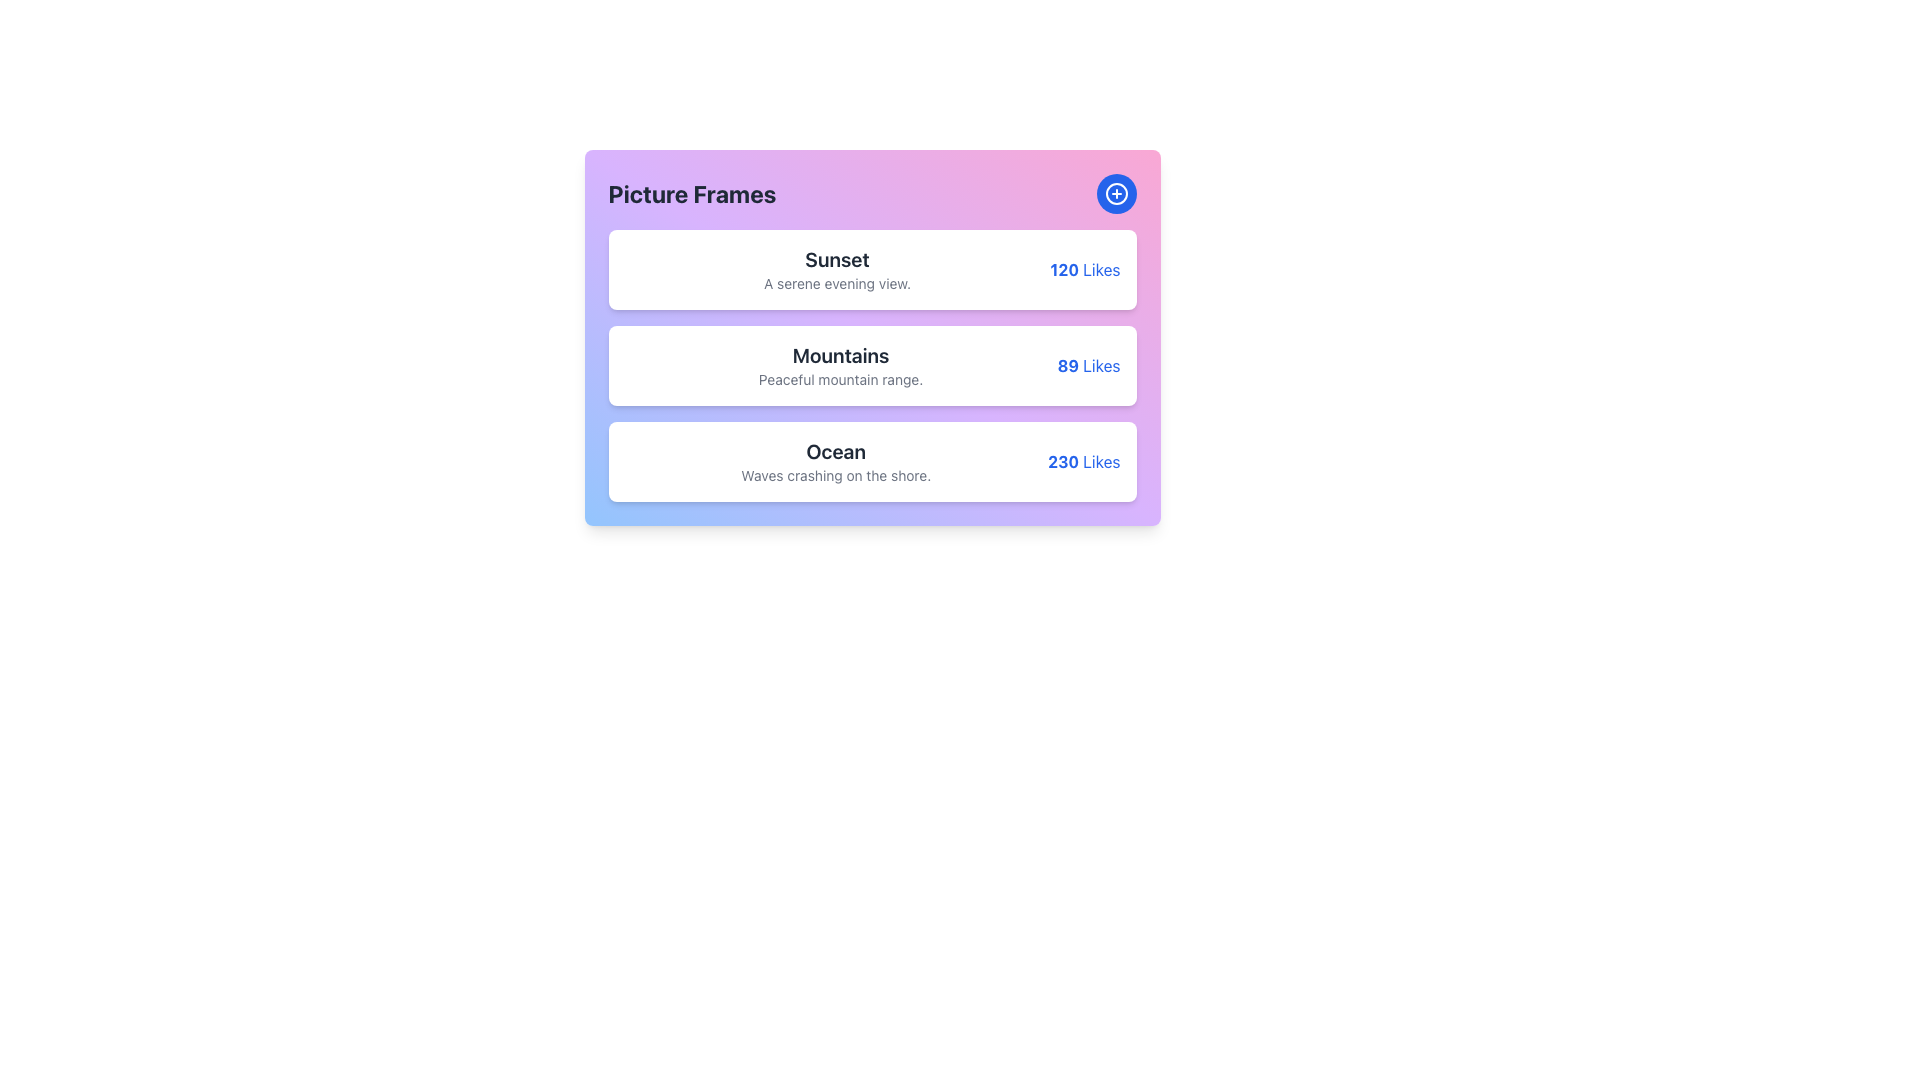 This screenshot has height=1080, width=1920. What do you see at coordinates (692, 193) in the screenshot?
I see `text of the label displaying 'Picture Frames' in bold font located at the top-left of the card layout` at bounding box center [692, 193].